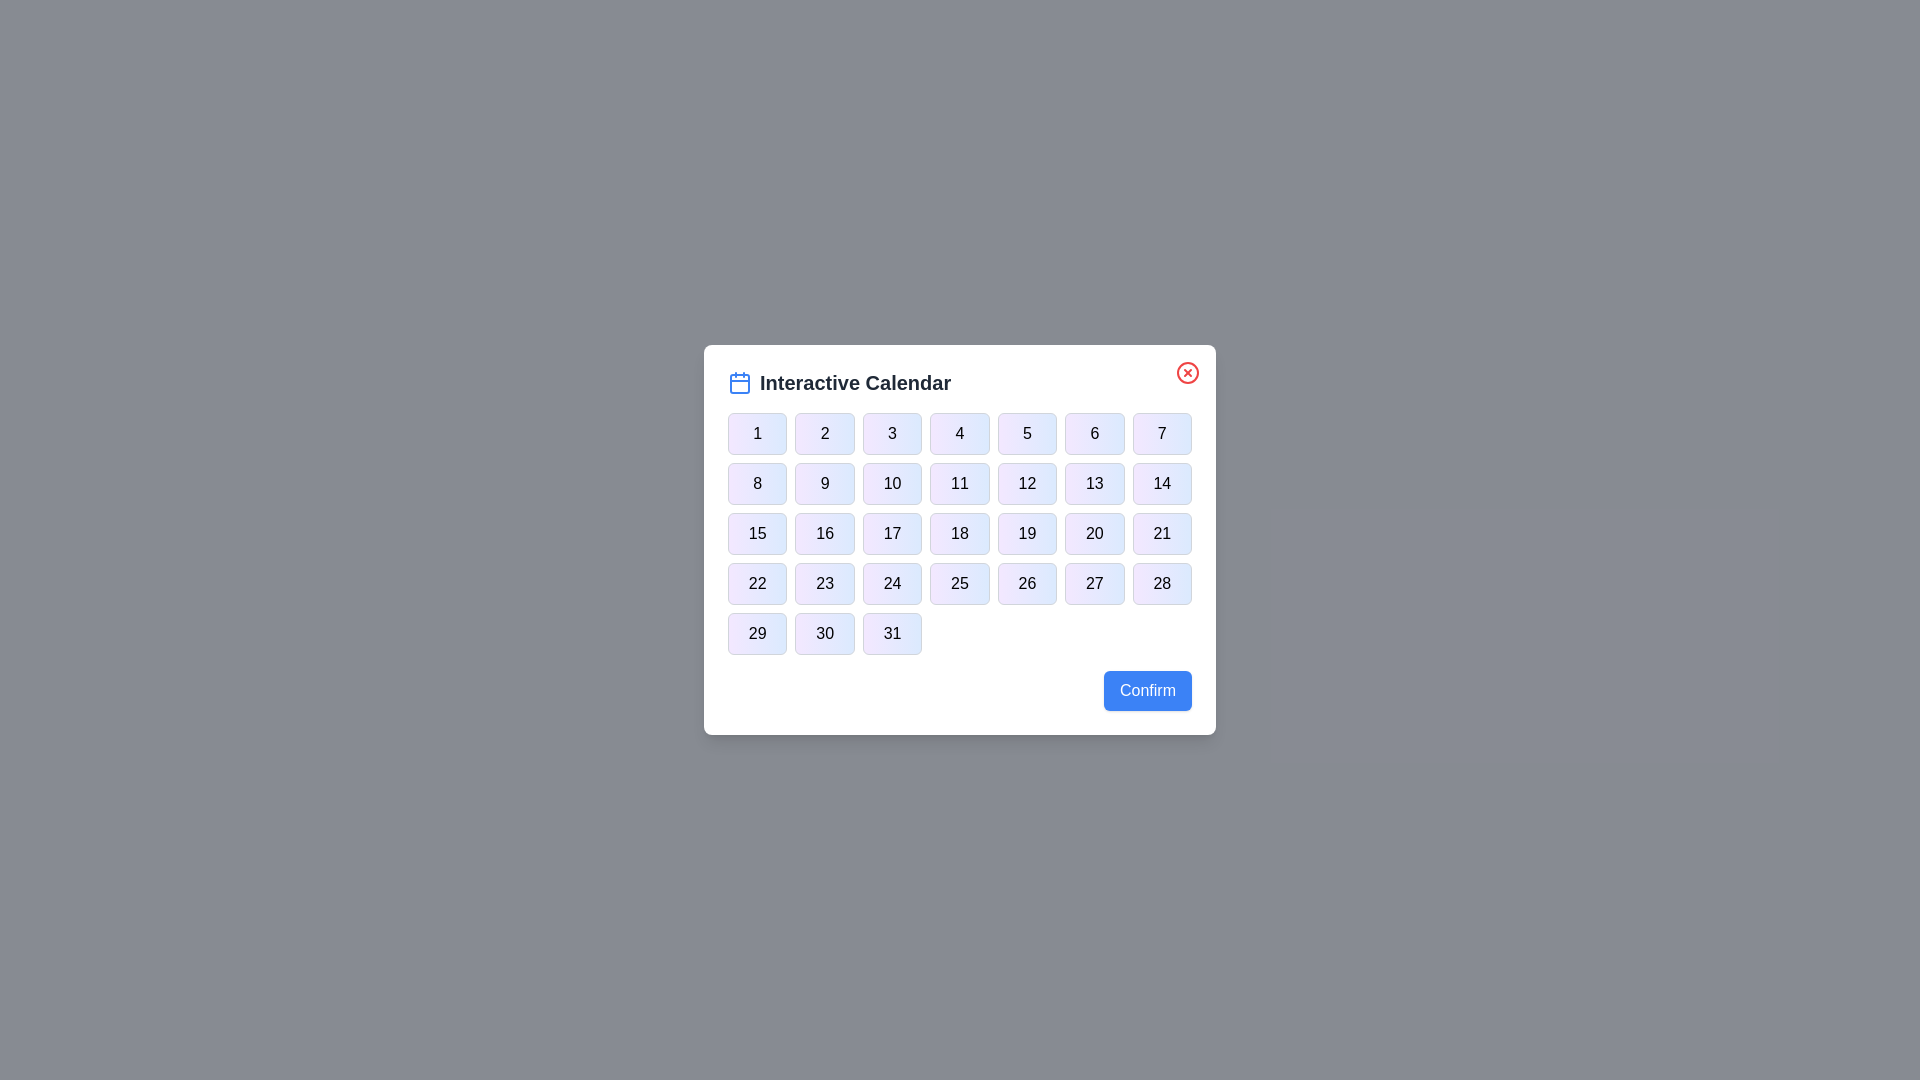 The image size is (1920, 1080). I want to click on the 'Confirm' button to confirm the selection, so click(1147, 689).